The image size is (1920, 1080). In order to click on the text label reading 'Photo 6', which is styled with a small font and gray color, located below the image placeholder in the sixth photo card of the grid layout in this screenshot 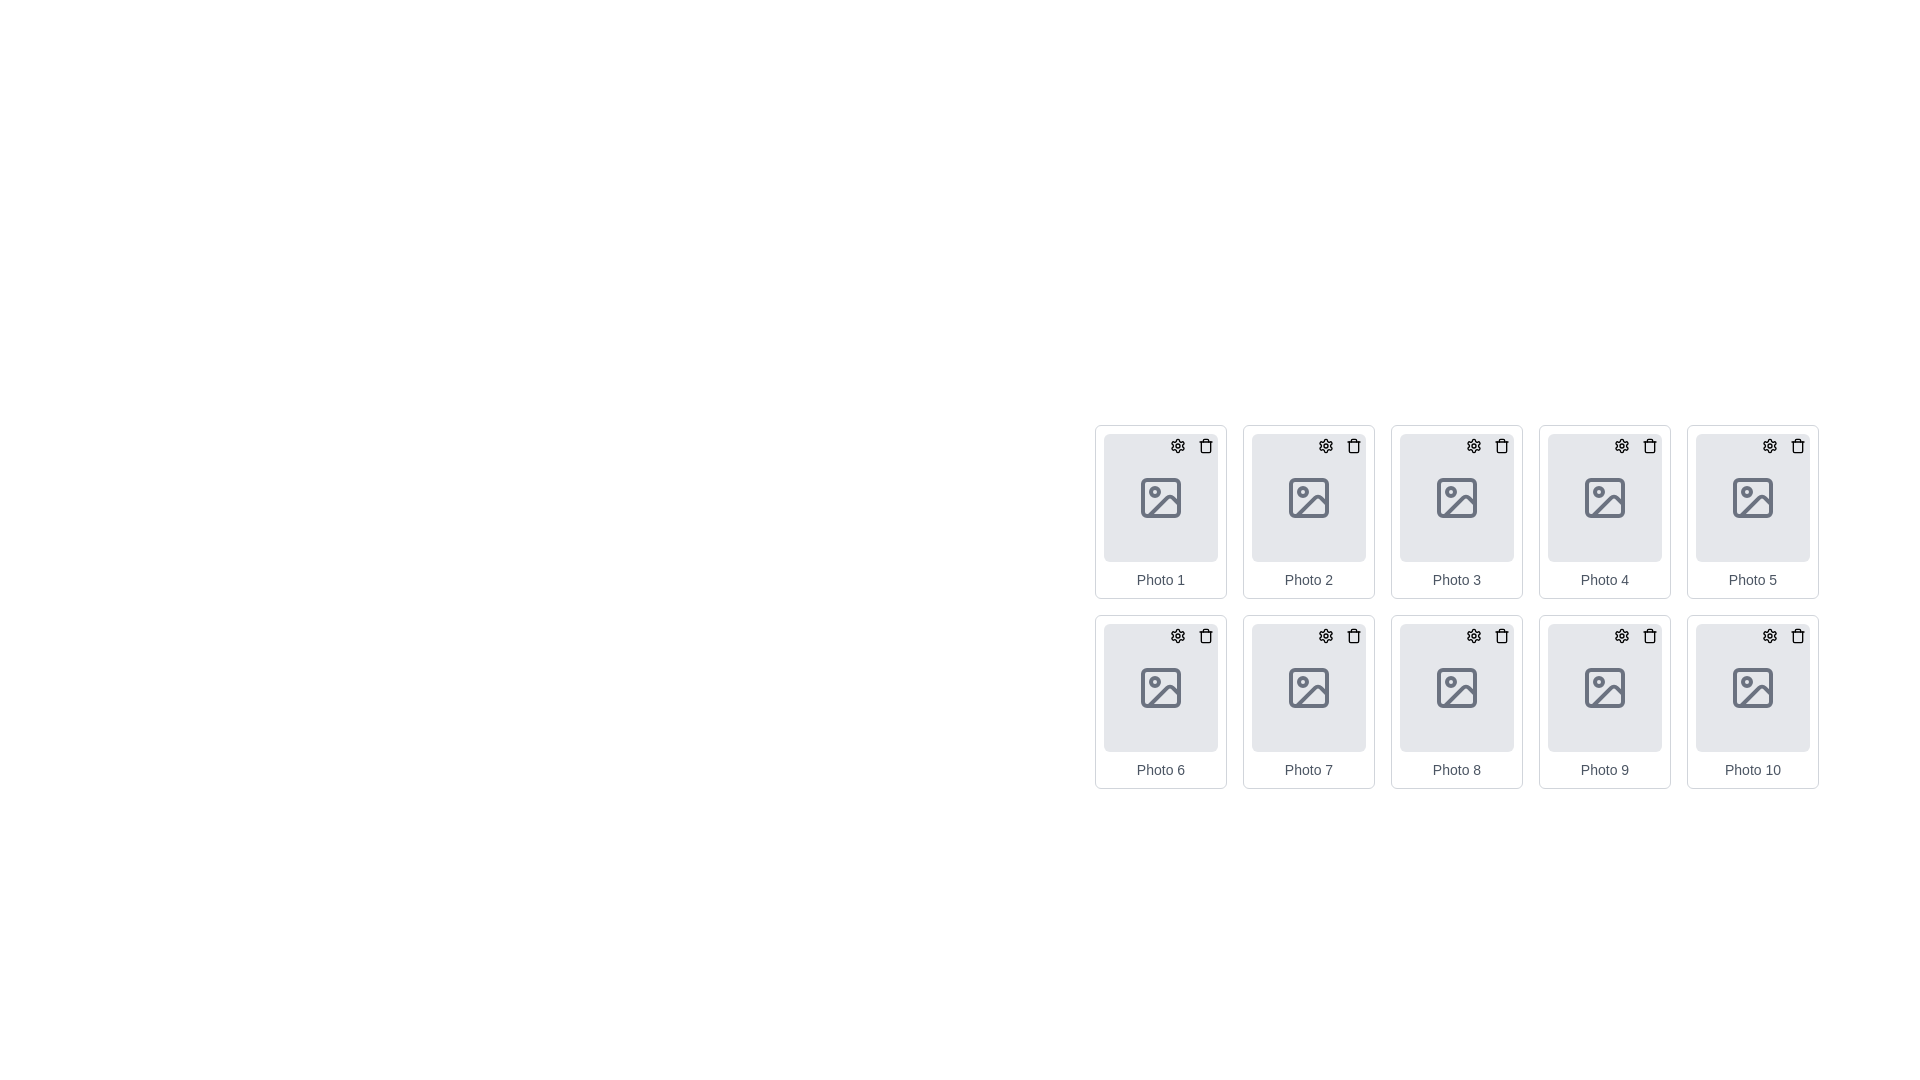, I will do `click(1161, 769)`.